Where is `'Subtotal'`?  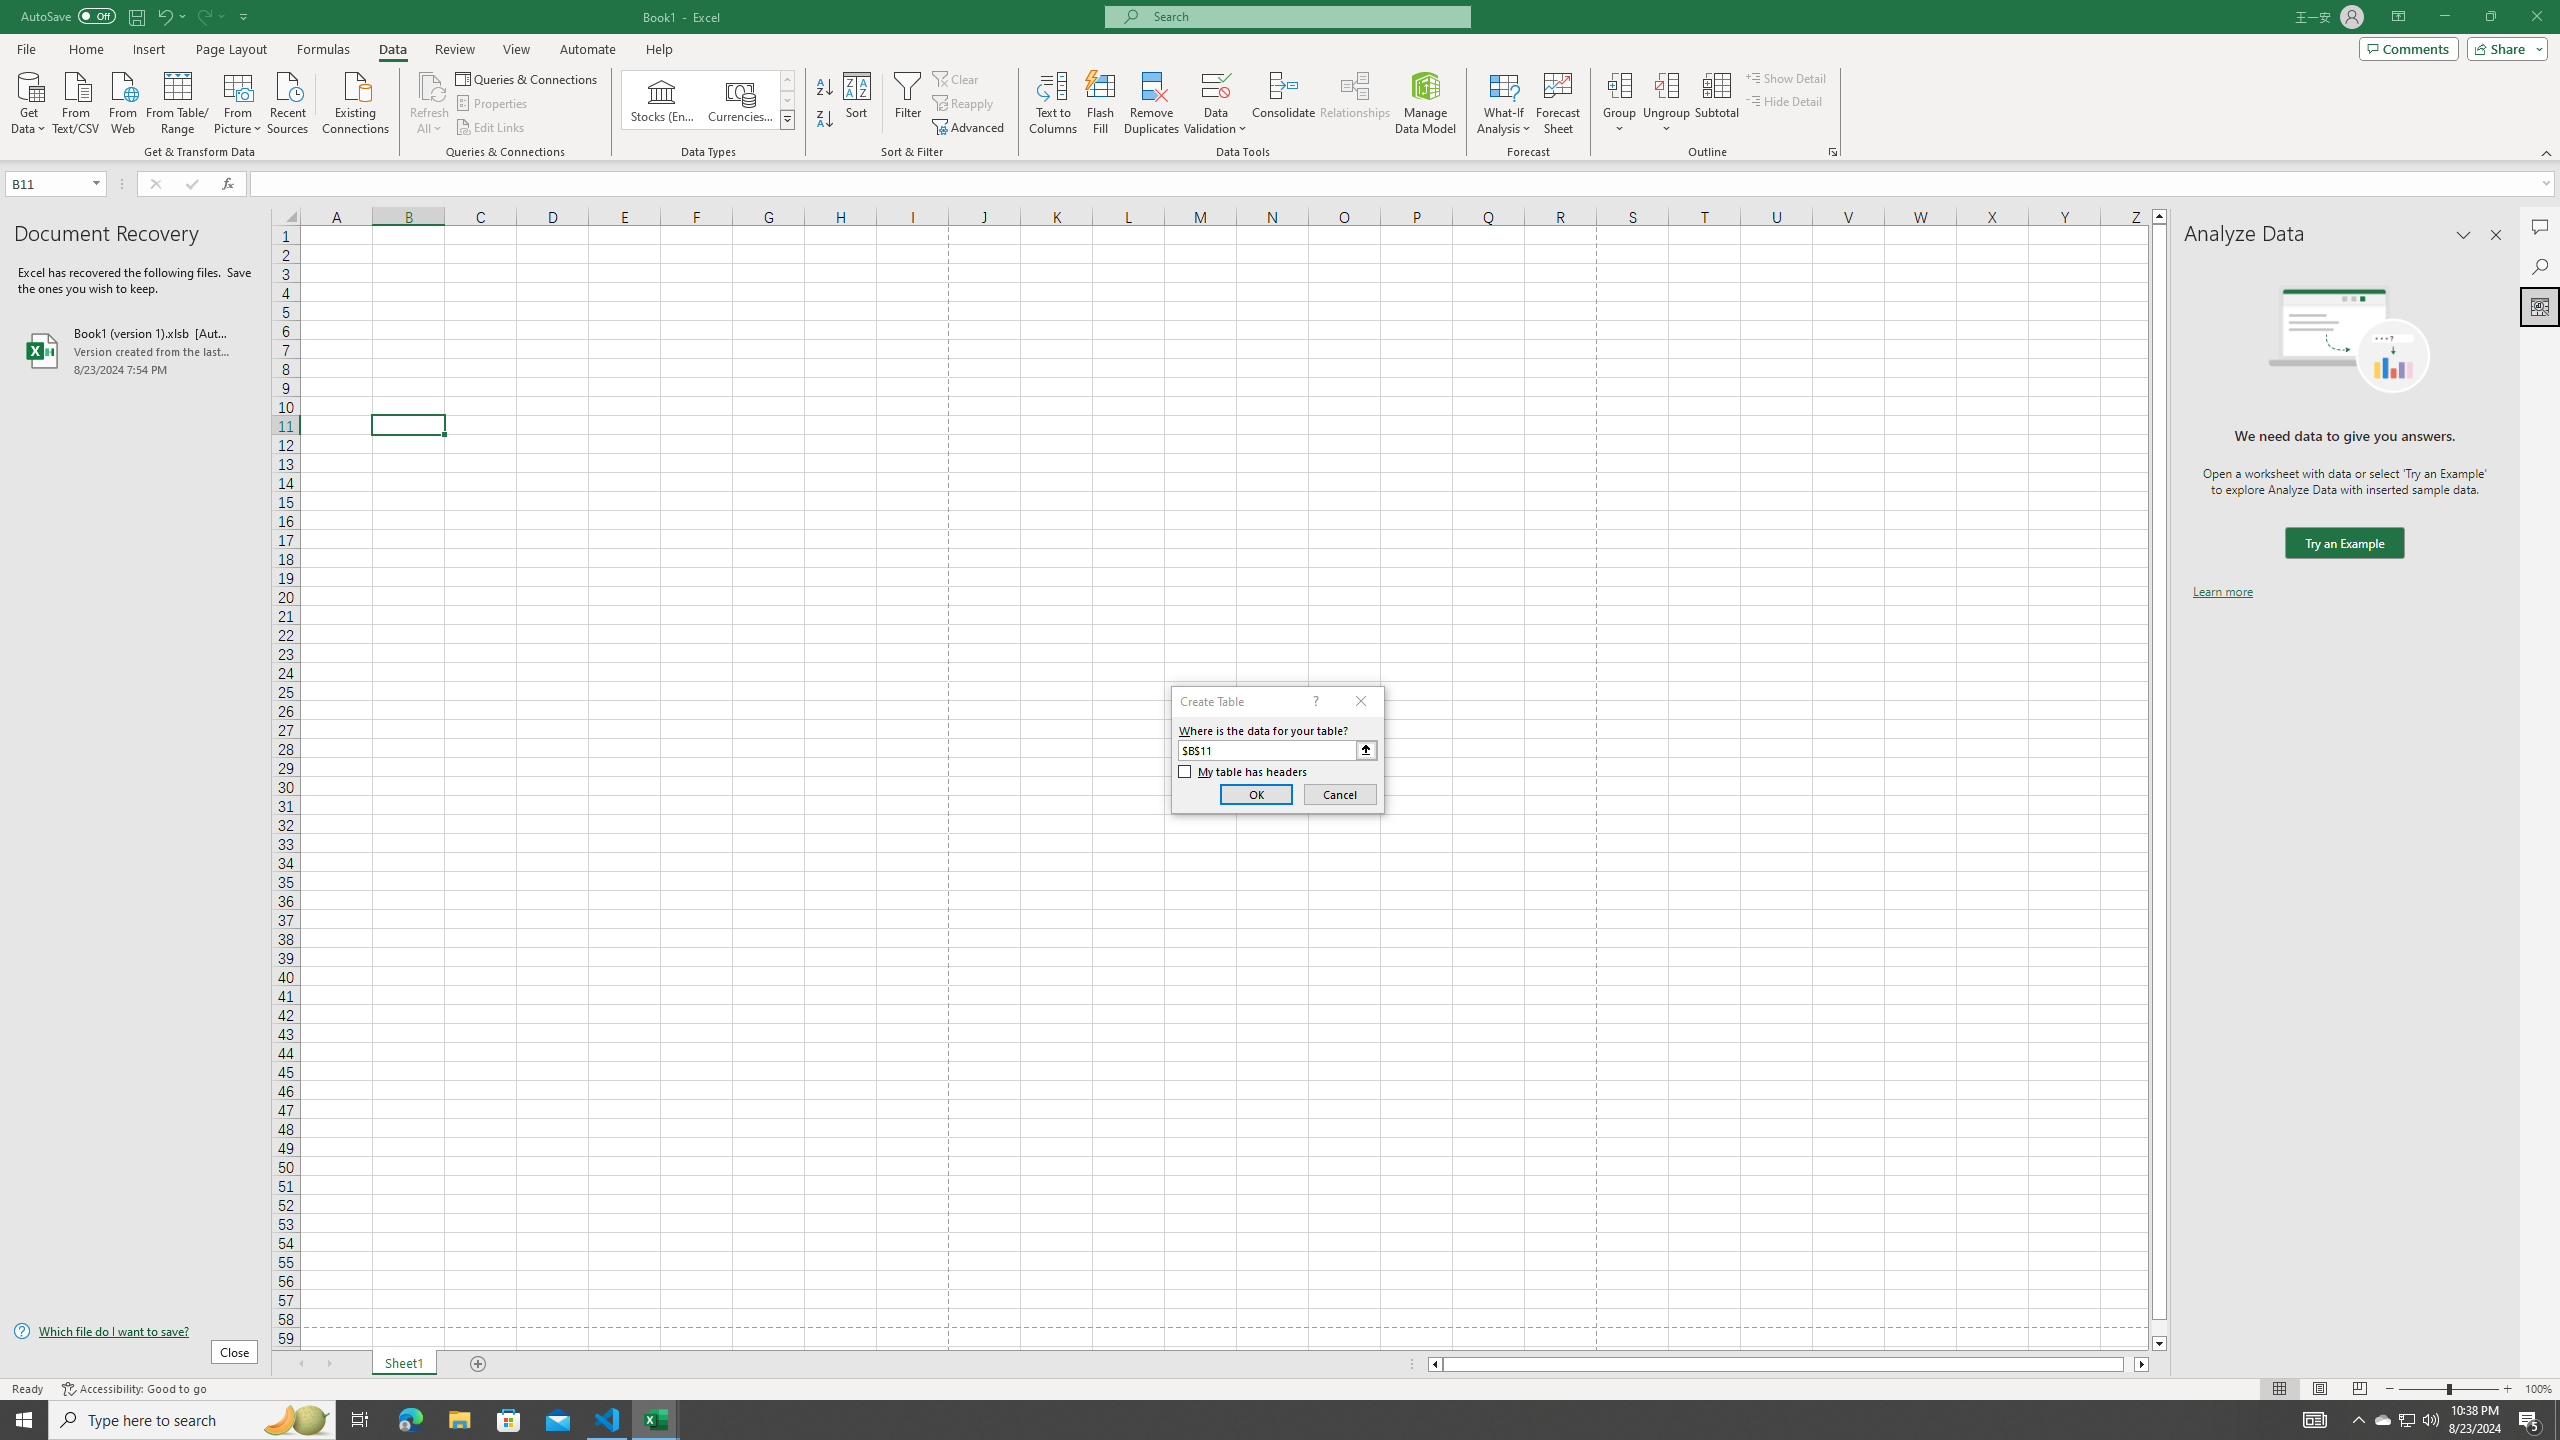
'Subtotal' is located at coordinates (1716, 103).